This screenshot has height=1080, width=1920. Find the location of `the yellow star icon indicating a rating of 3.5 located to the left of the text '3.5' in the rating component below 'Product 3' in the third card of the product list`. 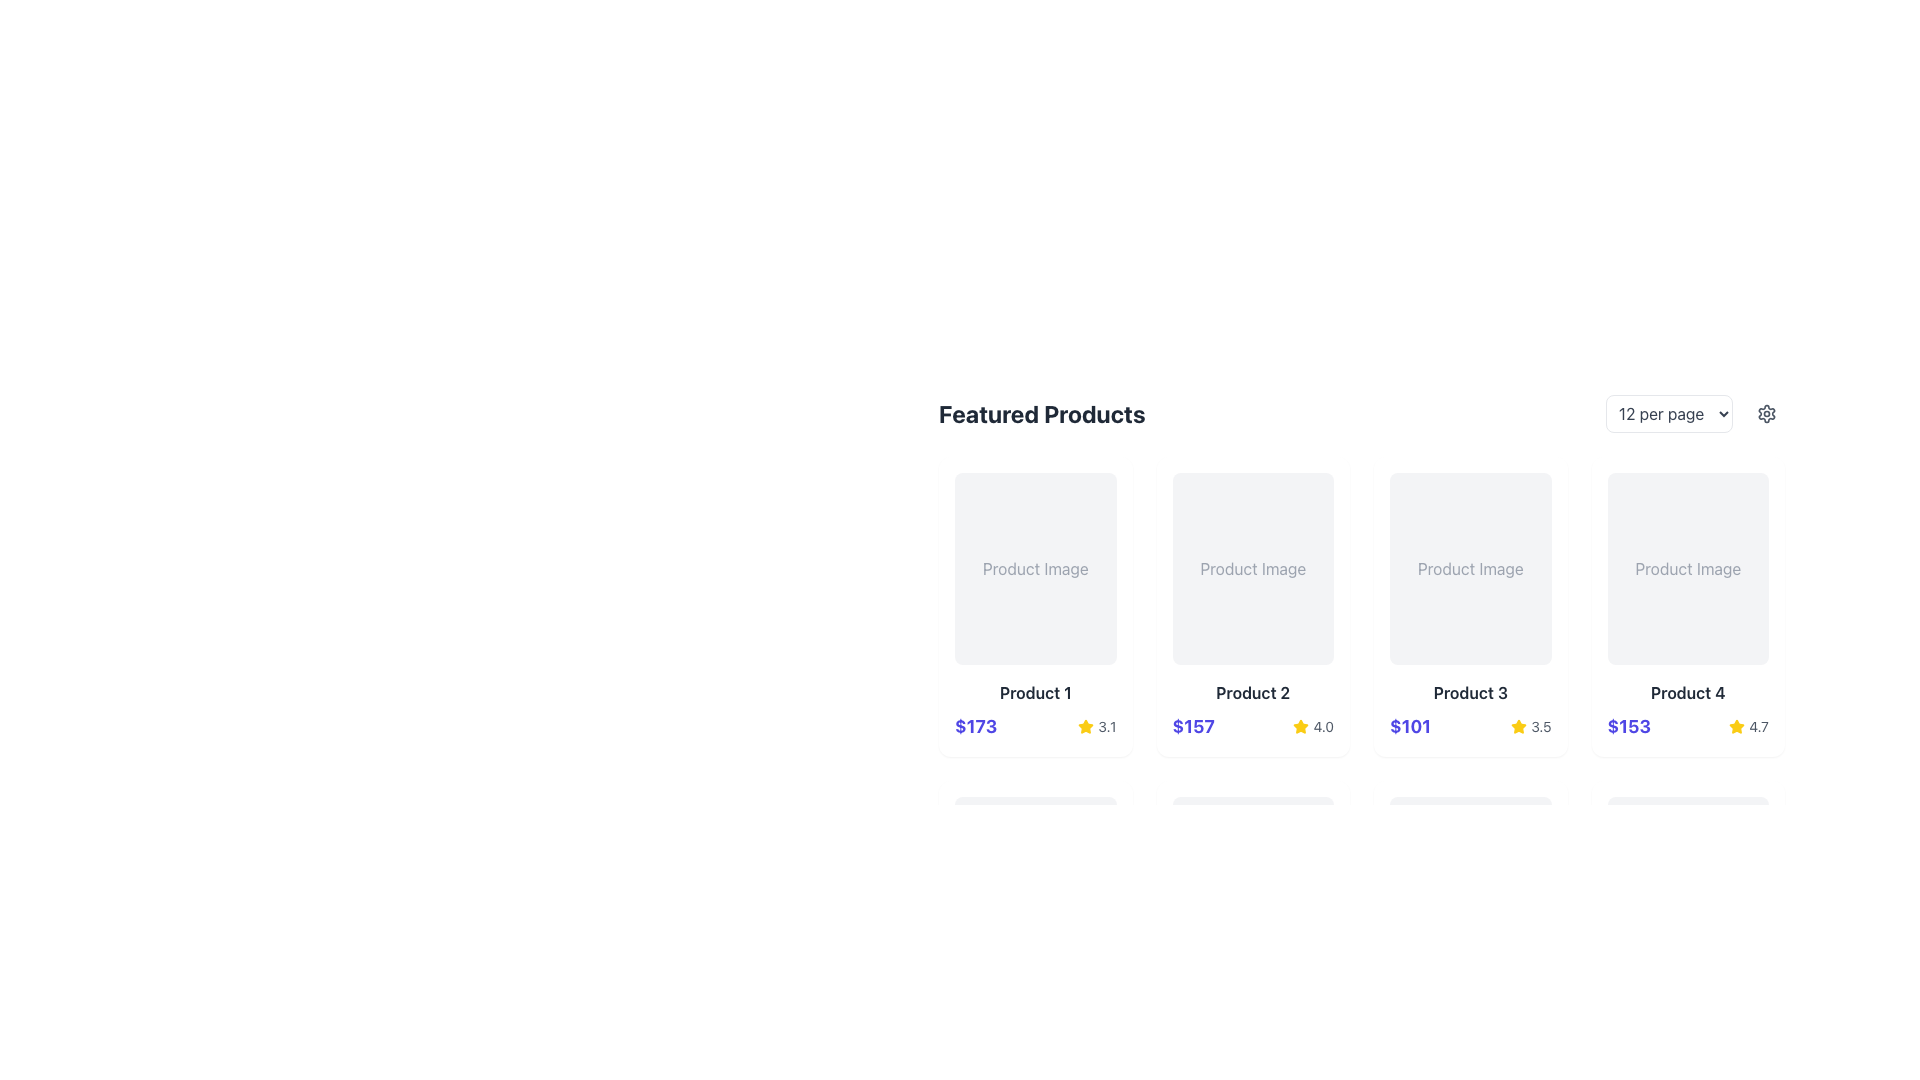

the yellow star icon indicating a rating of 3.5 located to the left of the text '3.5' in the rating component below 'Product 3' in the third card of the product list is located at coordinates (1519, 726).